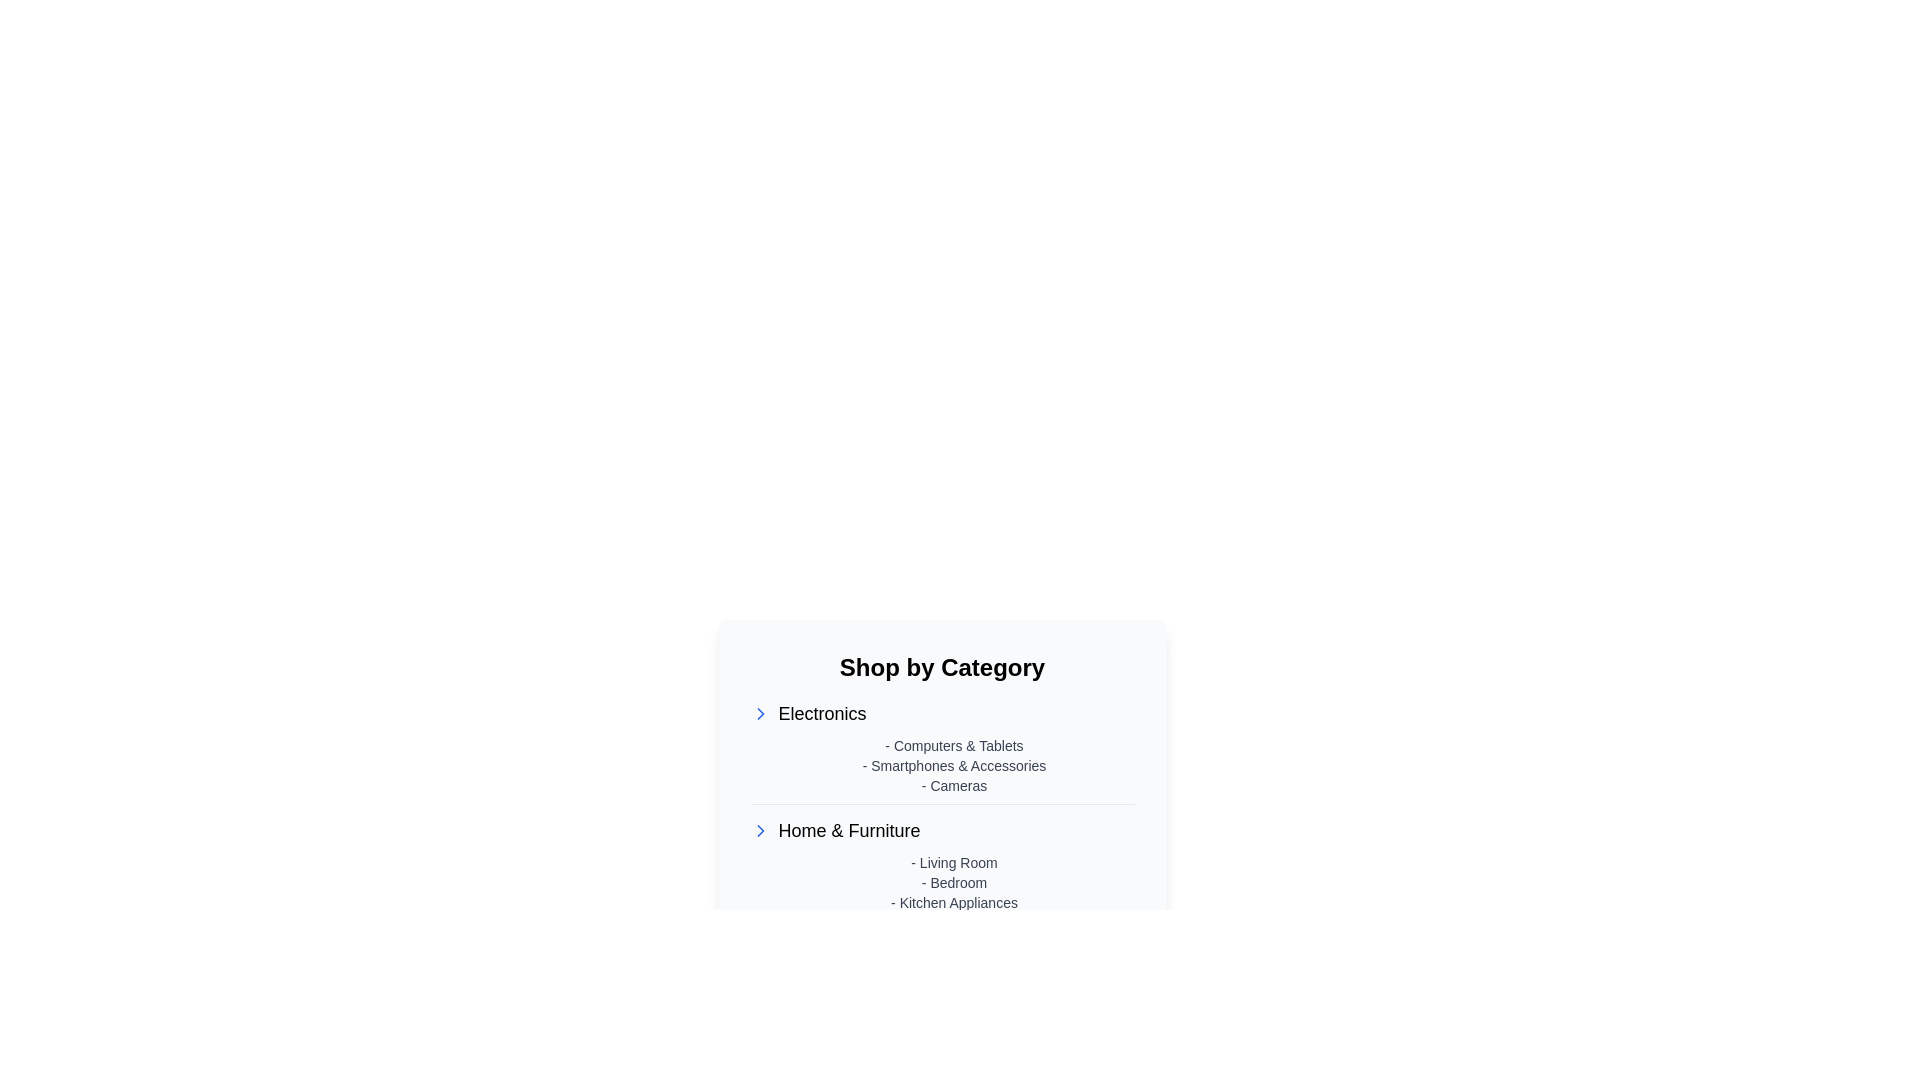 This screenshot has width=1920, height=1080. What do you see at coordinates (941, 752) in the screenshot?
I see `a subcategory item under the 'Electronics' category for navigation` at bounding box center [941, 752].